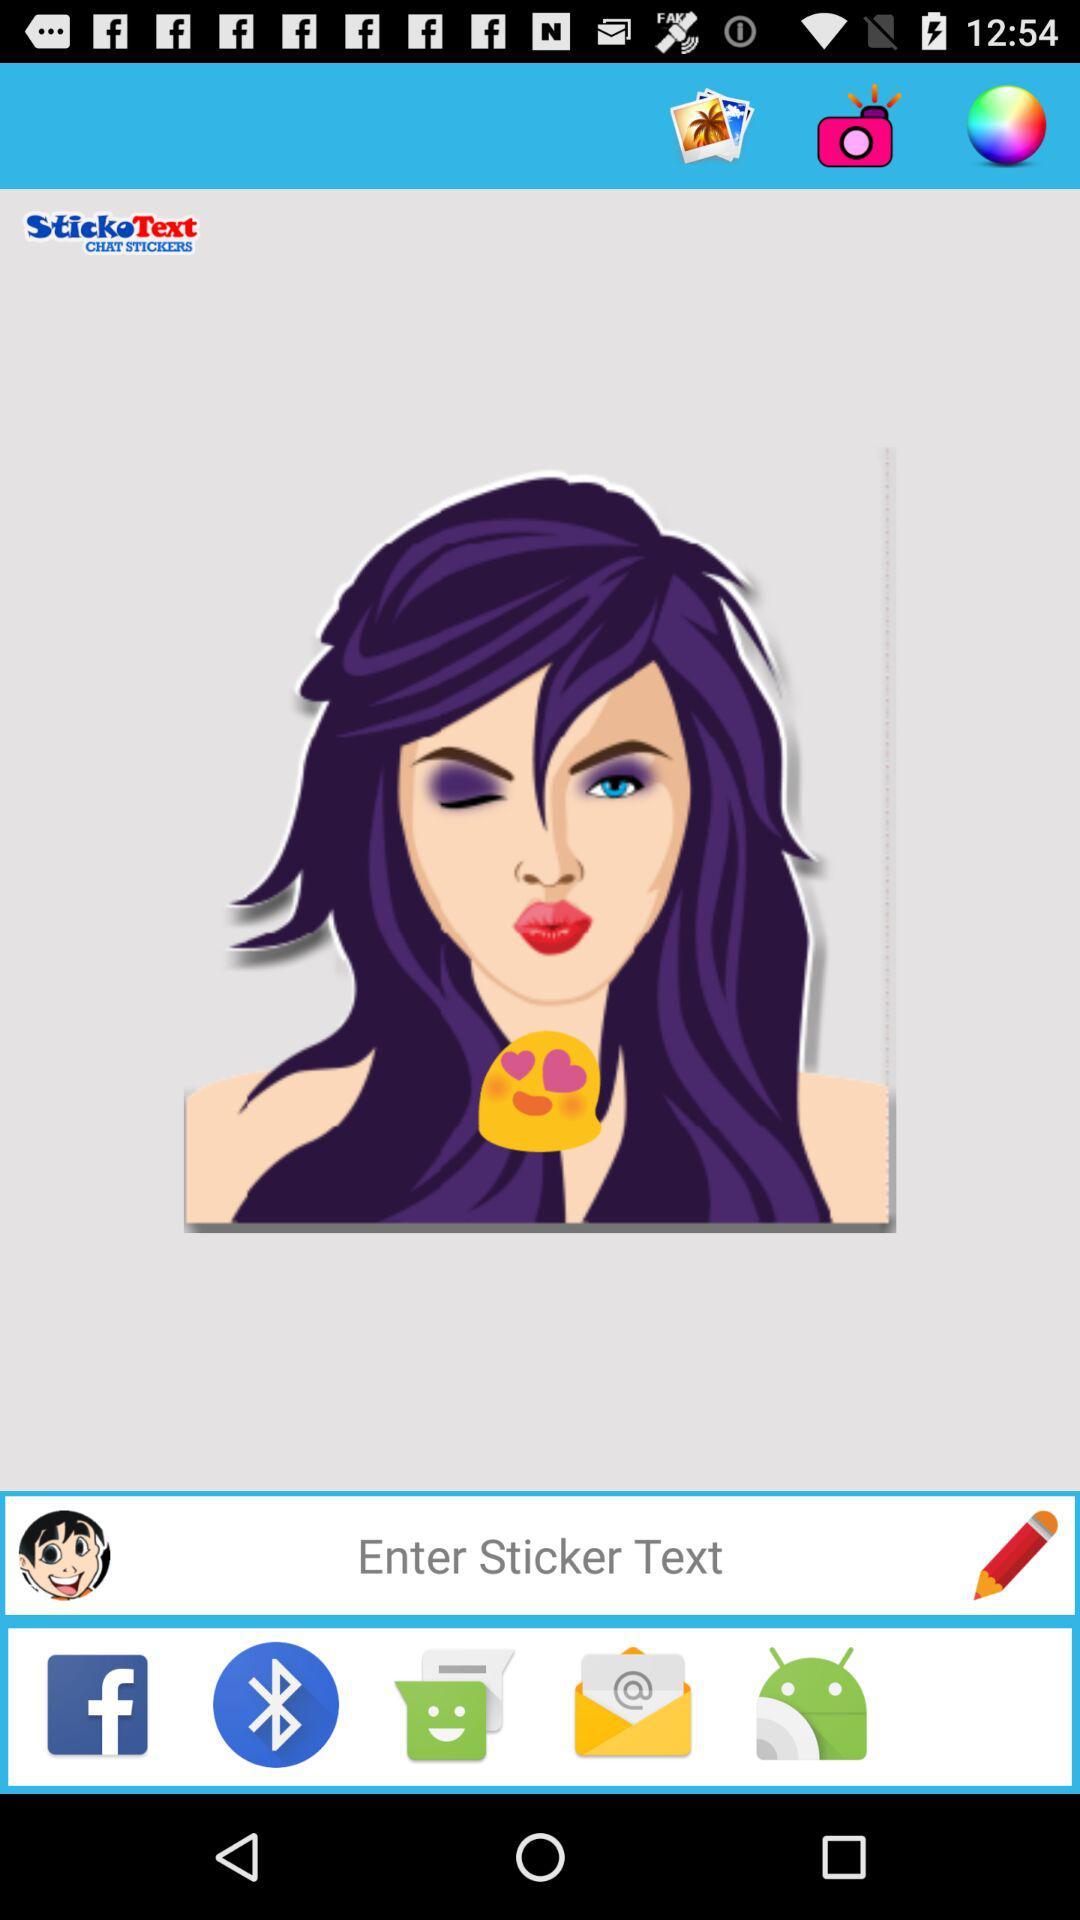 The image size is (1080, 1920). I want to click on facebook, so click(97, 1703).